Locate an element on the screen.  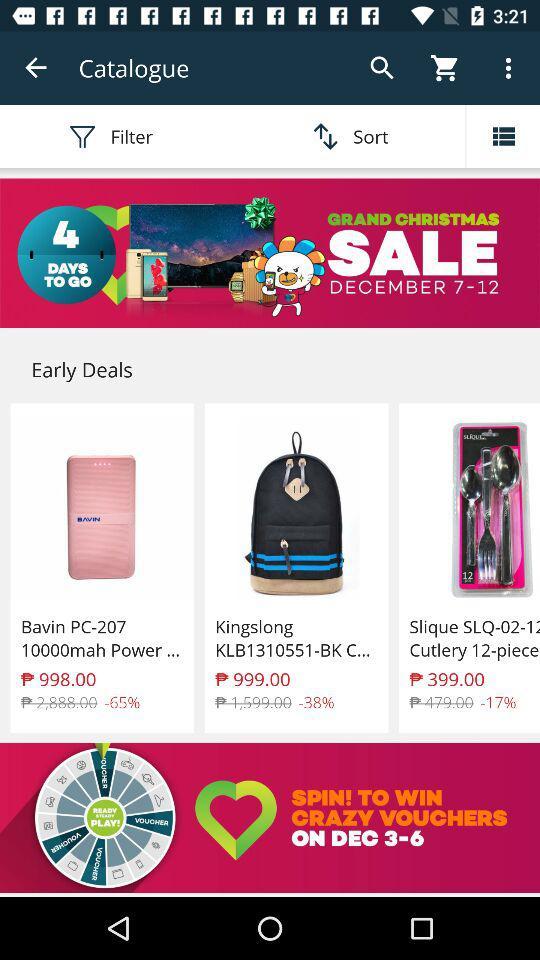
link is located at coordinates (270, 252).